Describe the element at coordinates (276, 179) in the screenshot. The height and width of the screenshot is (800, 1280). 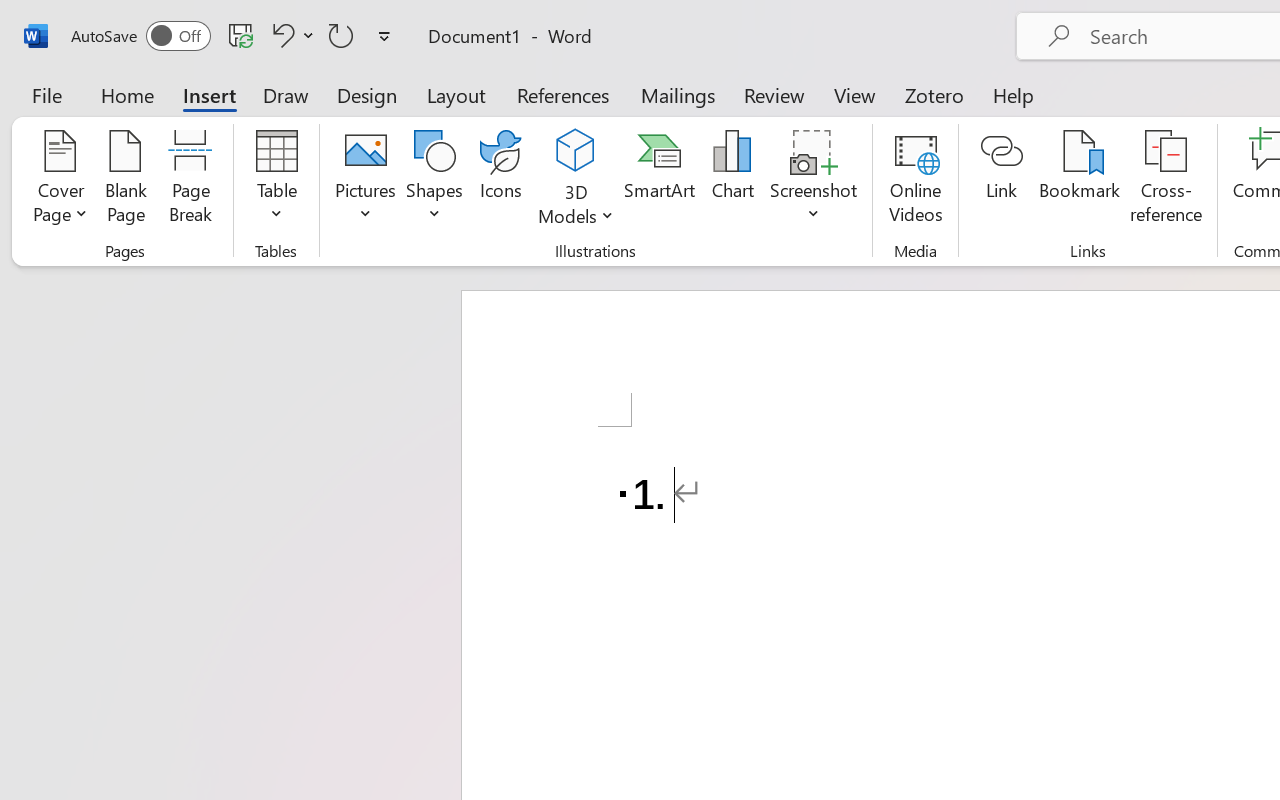
I see `'Table'` at that location.